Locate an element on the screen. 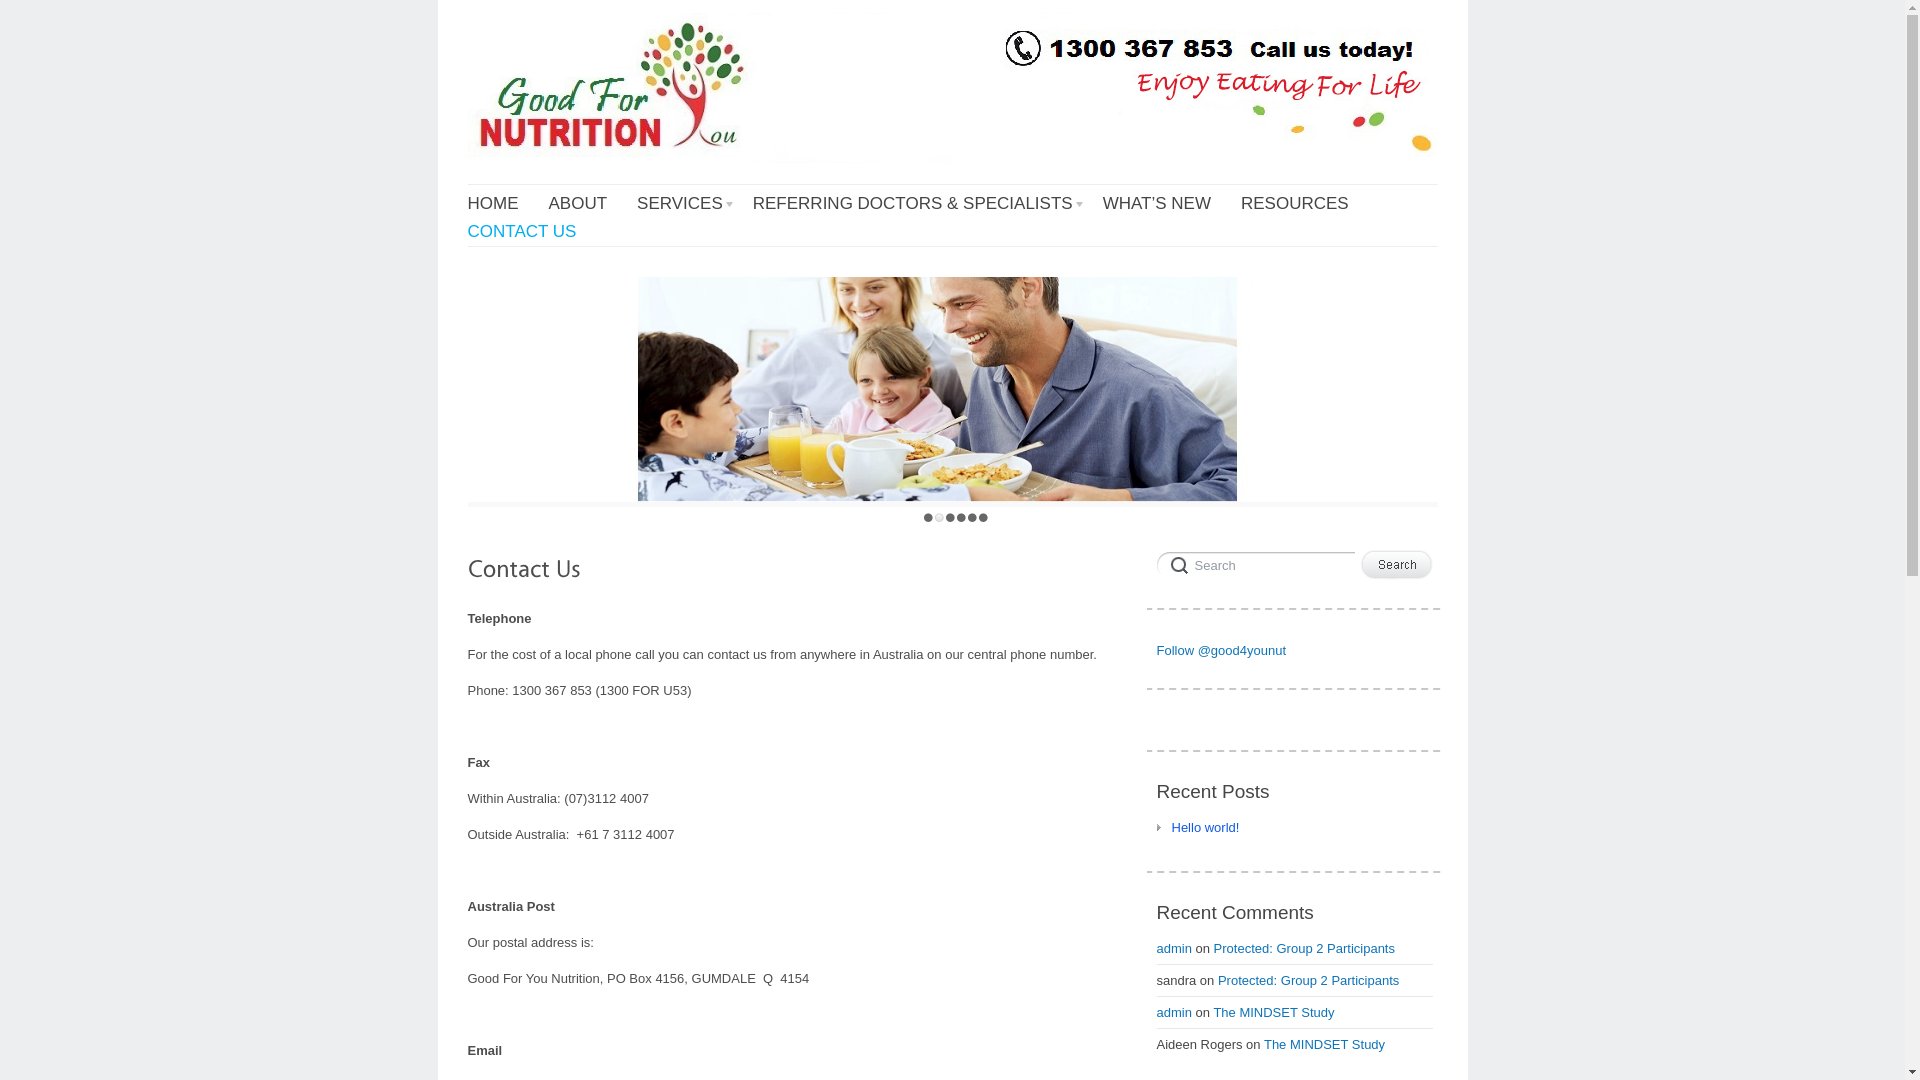 The height and width of the screenshot is (1080, 1920). 'search' is located at coordinates (1156, 563).